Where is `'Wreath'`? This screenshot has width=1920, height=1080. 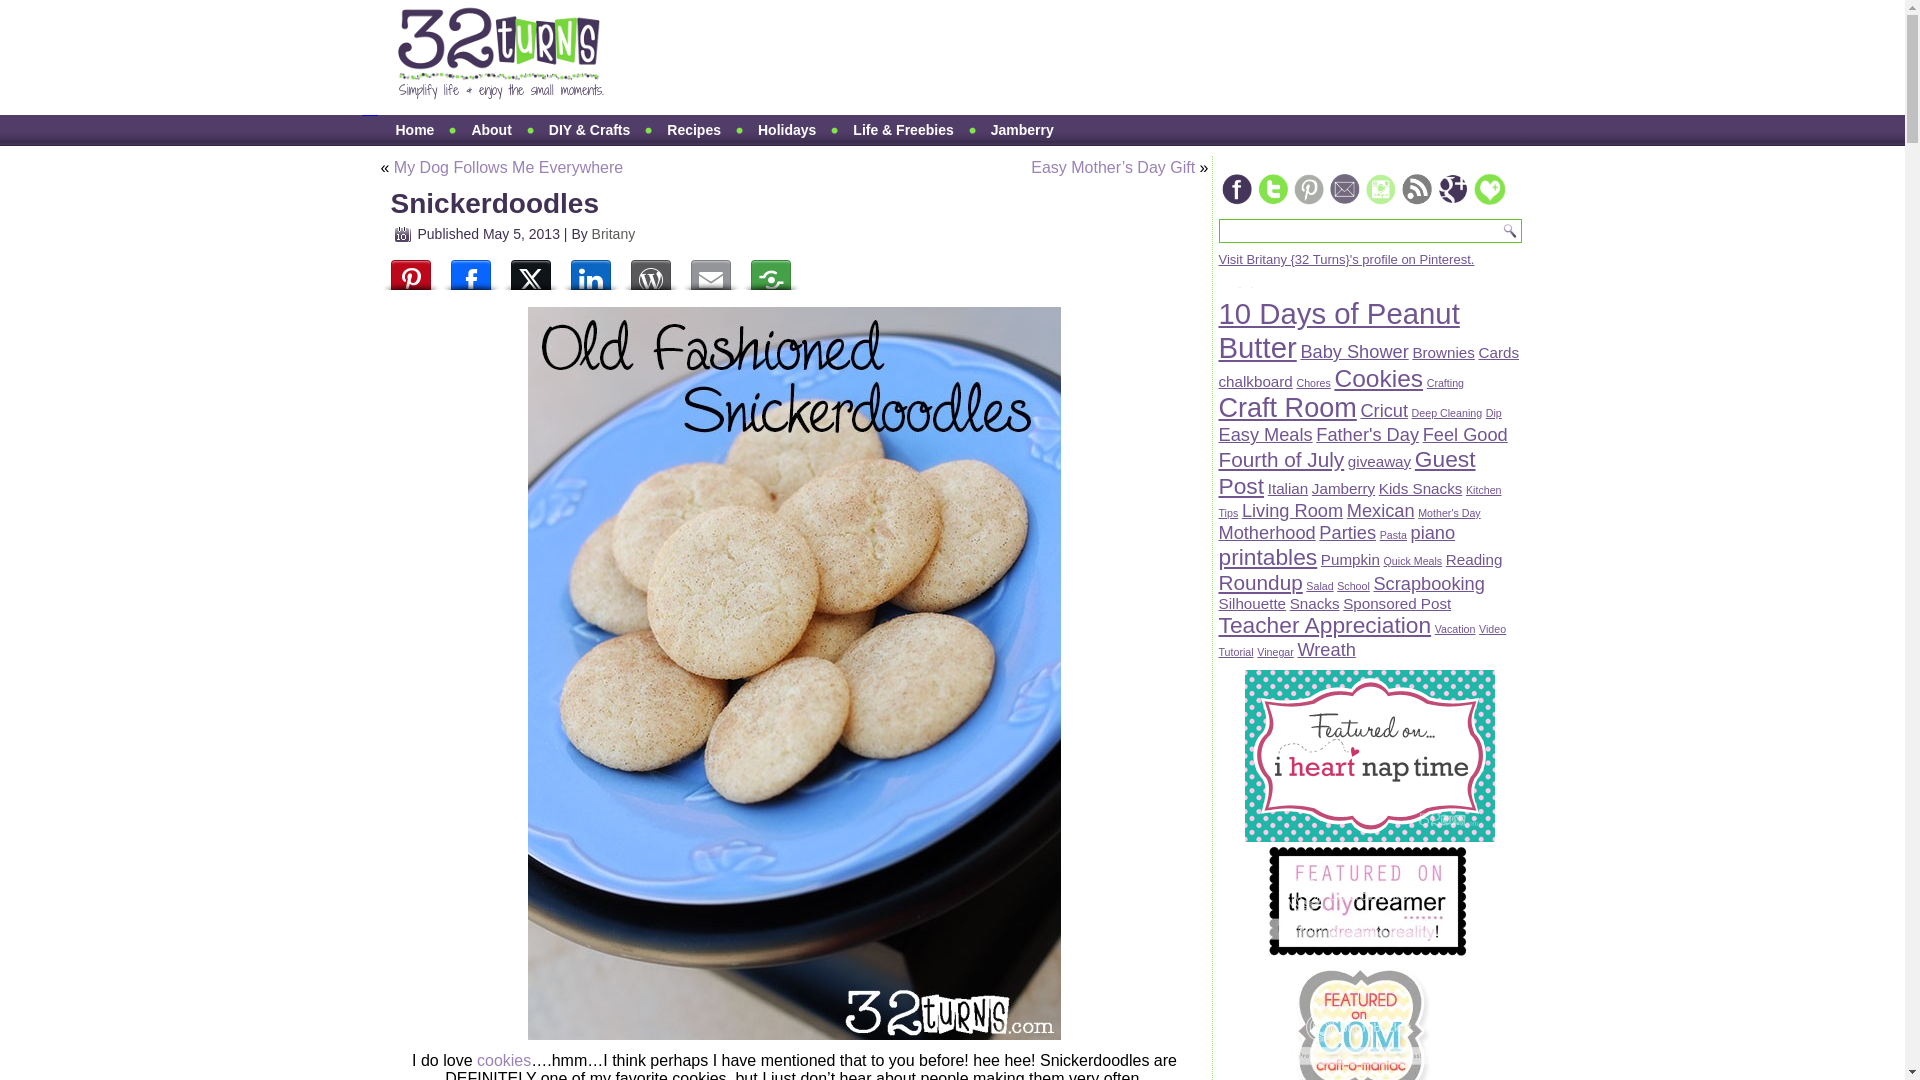
'Wreath' is located at coordinates (1325, 649).